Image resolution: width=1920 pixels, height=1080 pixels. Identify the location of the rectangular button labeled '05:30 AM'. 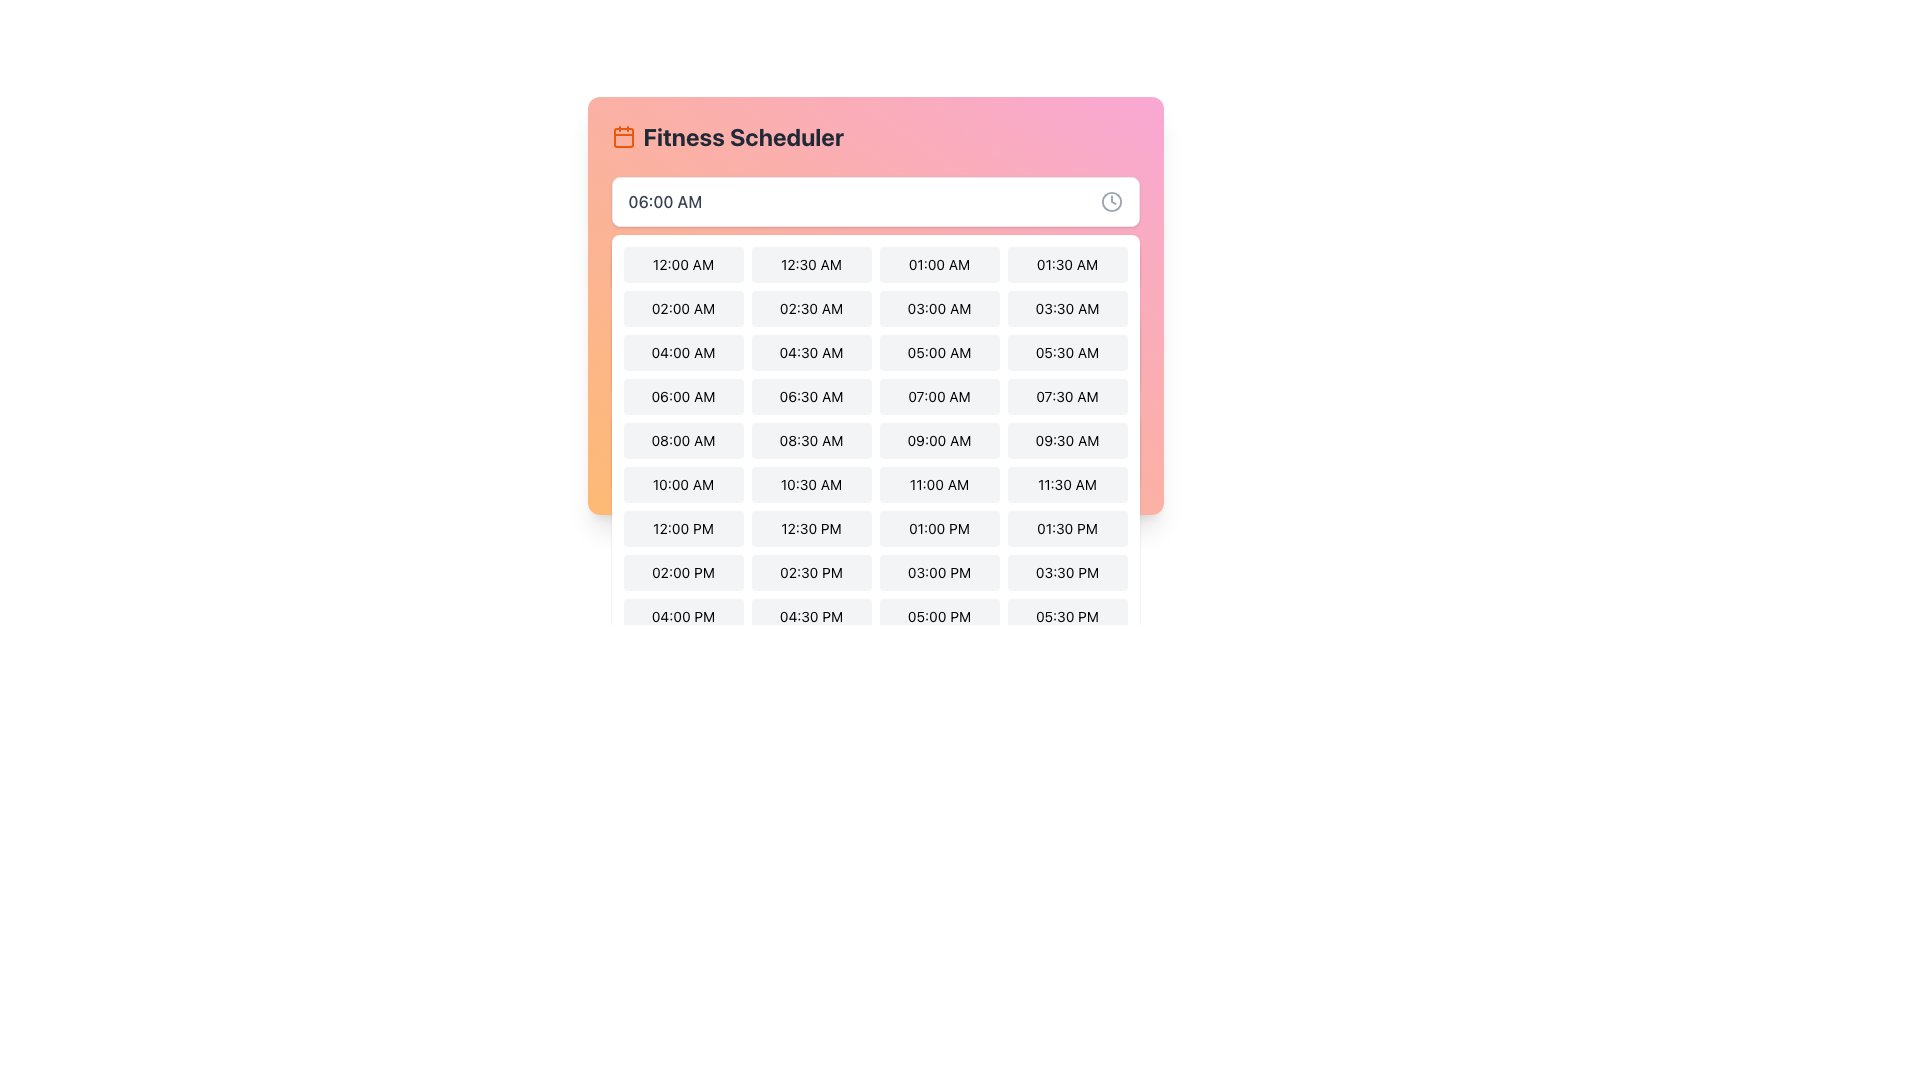
(1066, 352).